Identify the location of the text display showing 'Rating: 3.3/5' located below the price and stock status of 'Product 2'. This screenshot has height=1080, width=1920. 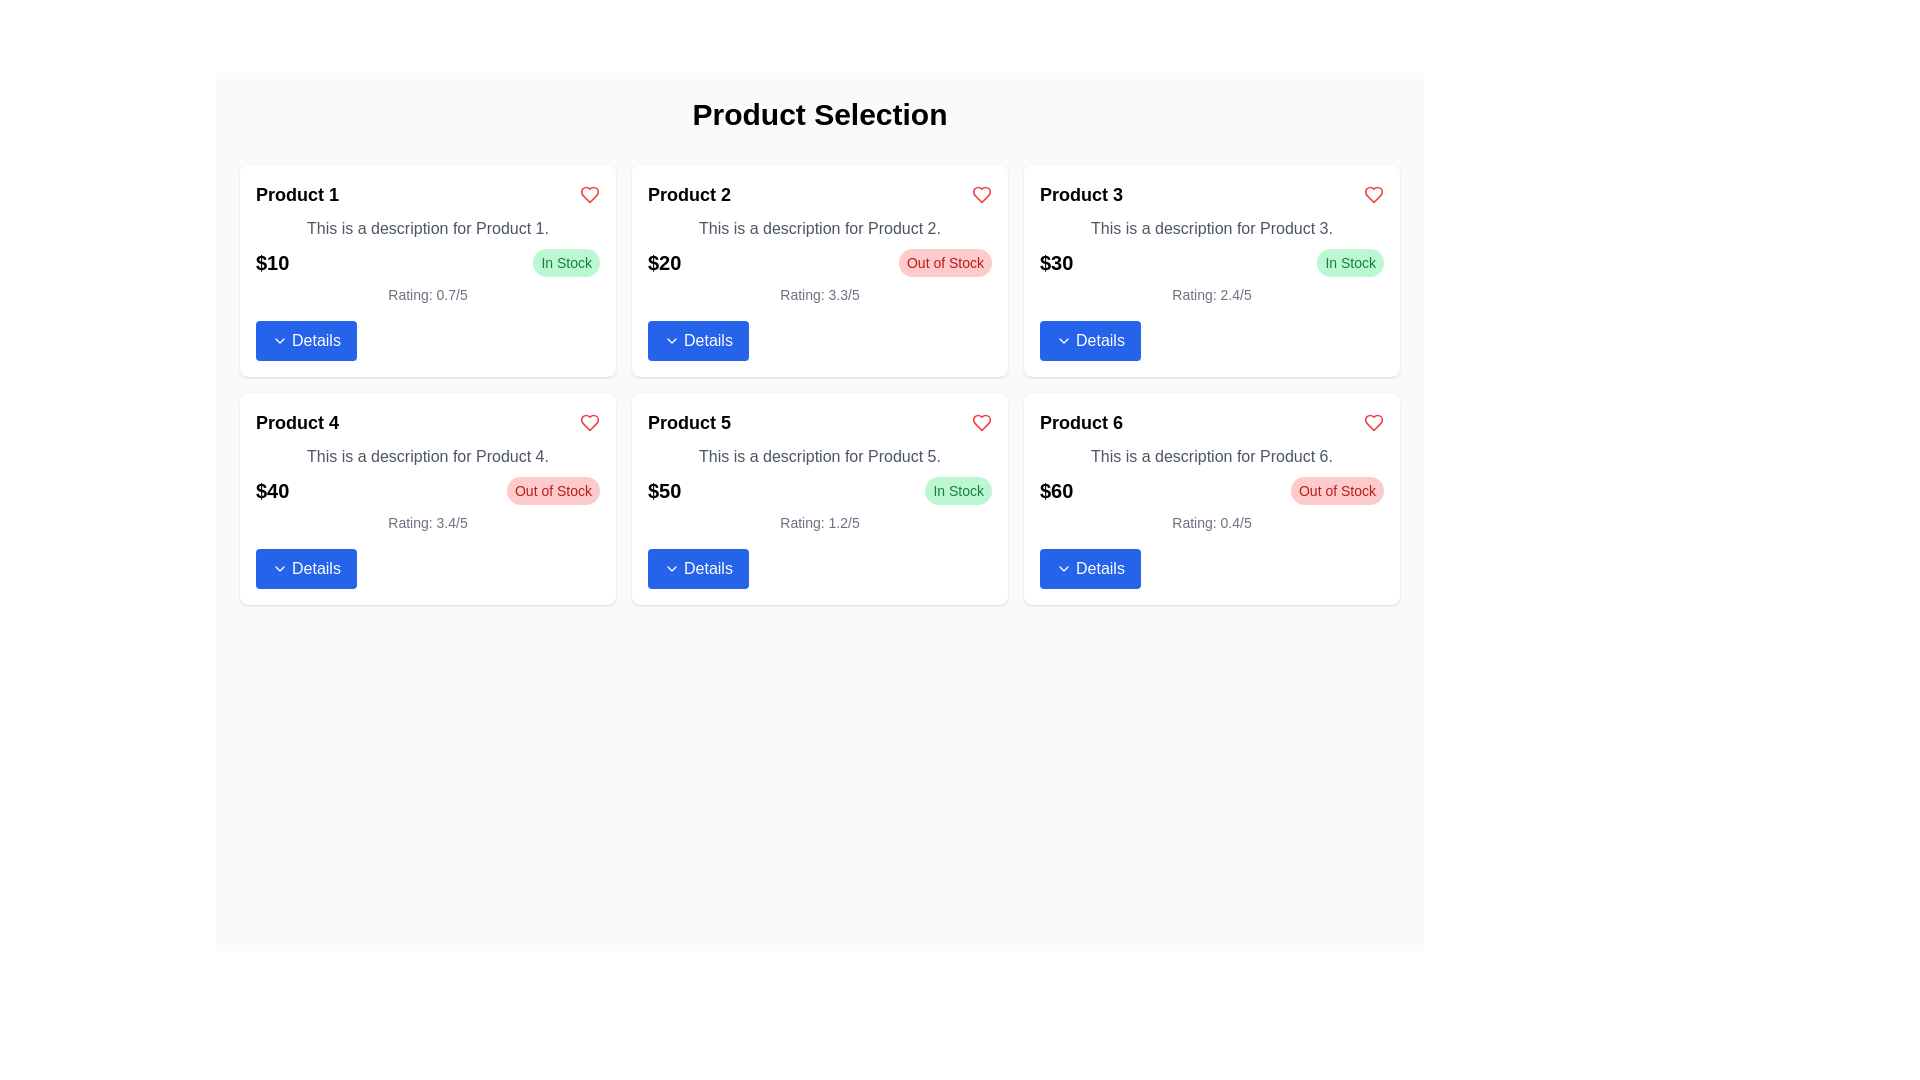
(820, 294).